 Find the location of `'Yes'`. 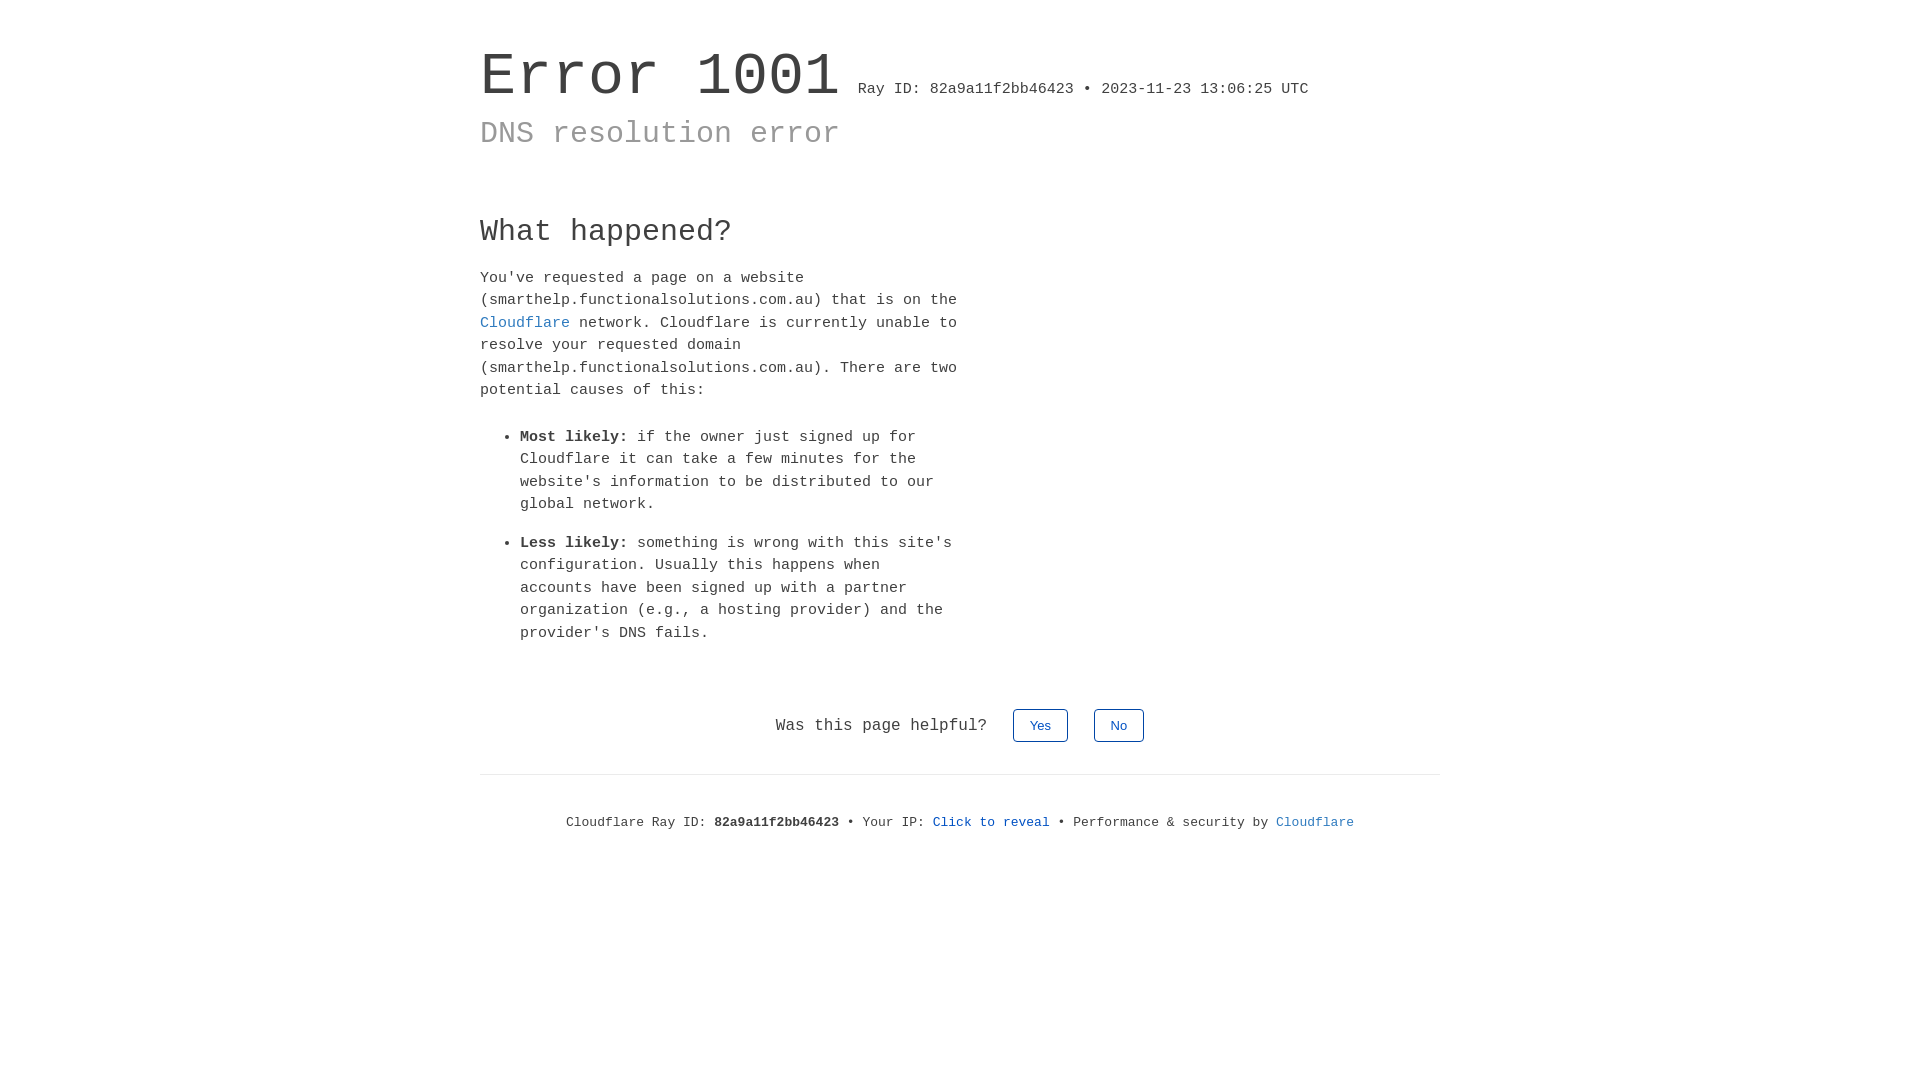

'Yes' is located at coordinates (1040, 725).